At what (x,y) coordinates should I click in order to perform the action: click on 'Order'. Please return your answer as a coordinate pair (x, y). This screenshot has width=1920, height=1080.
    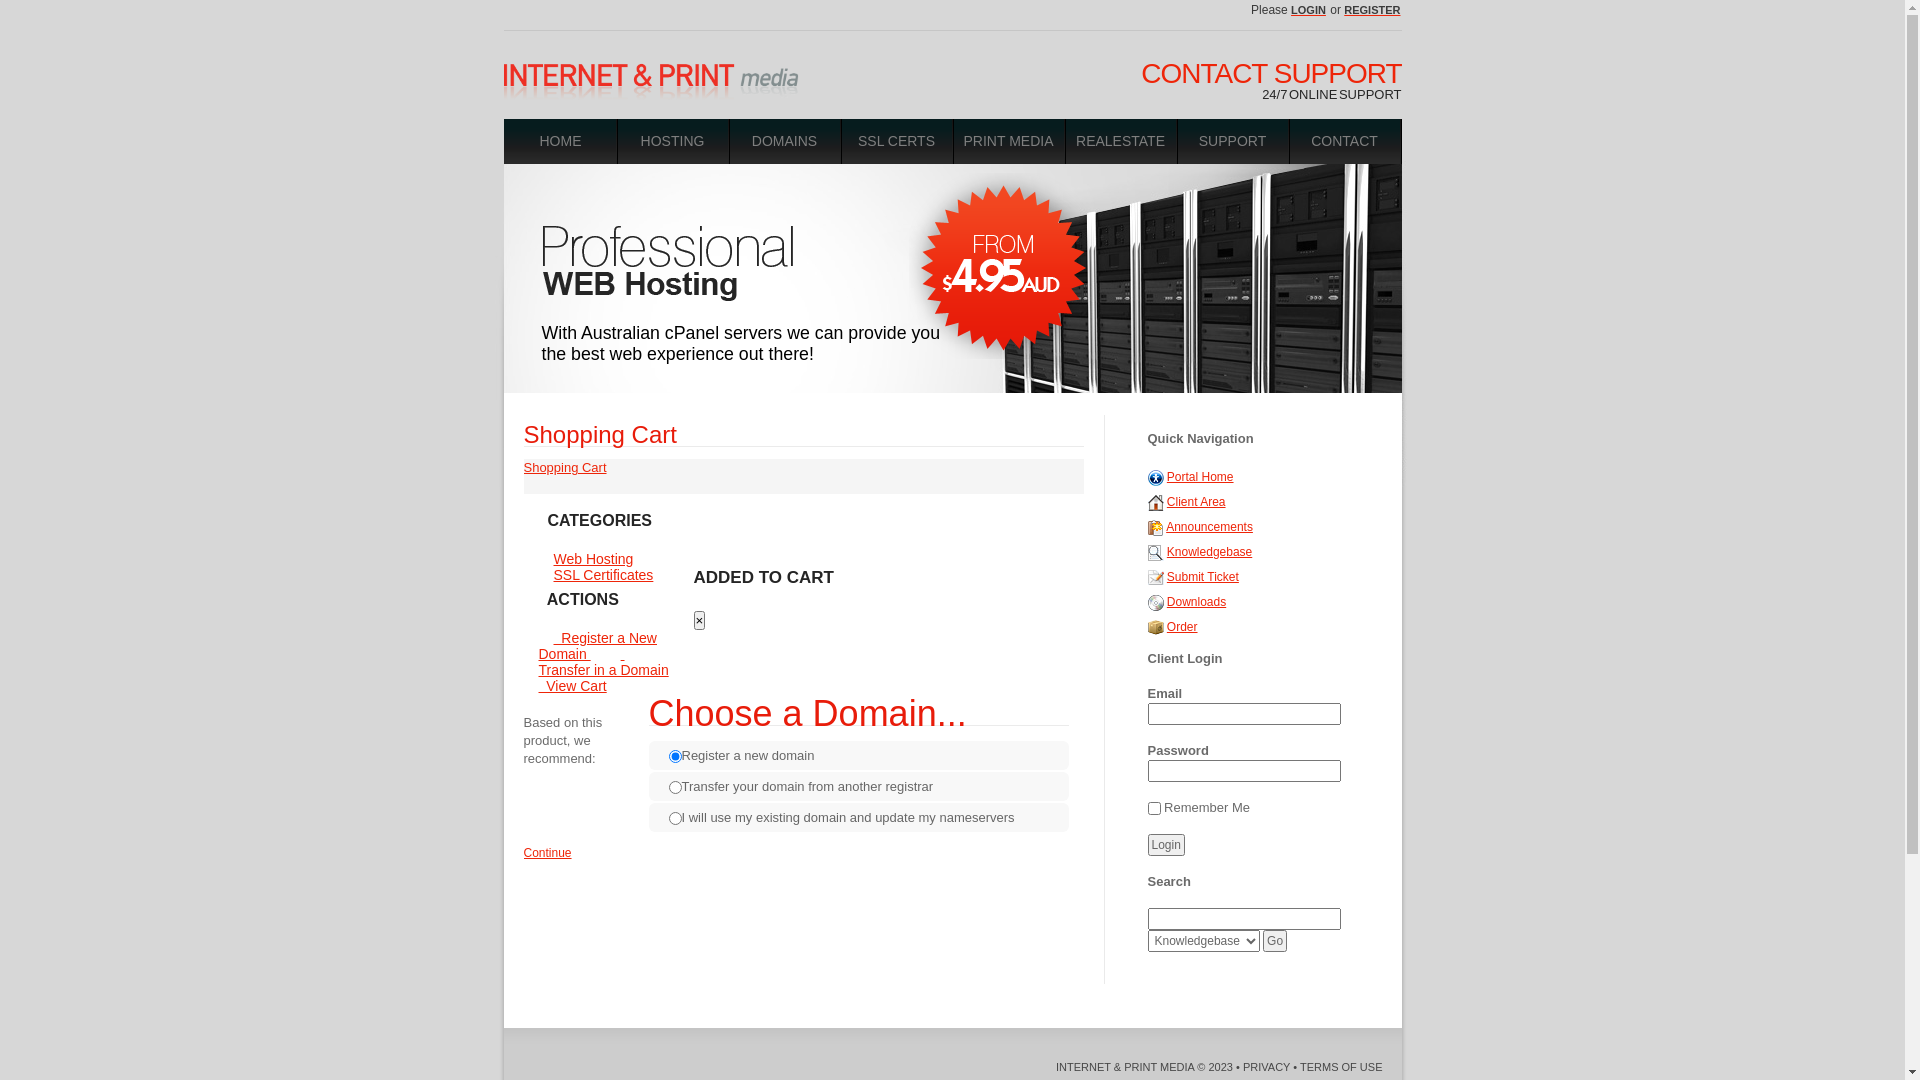
    Looking at the image, I should click on (1166, 626).